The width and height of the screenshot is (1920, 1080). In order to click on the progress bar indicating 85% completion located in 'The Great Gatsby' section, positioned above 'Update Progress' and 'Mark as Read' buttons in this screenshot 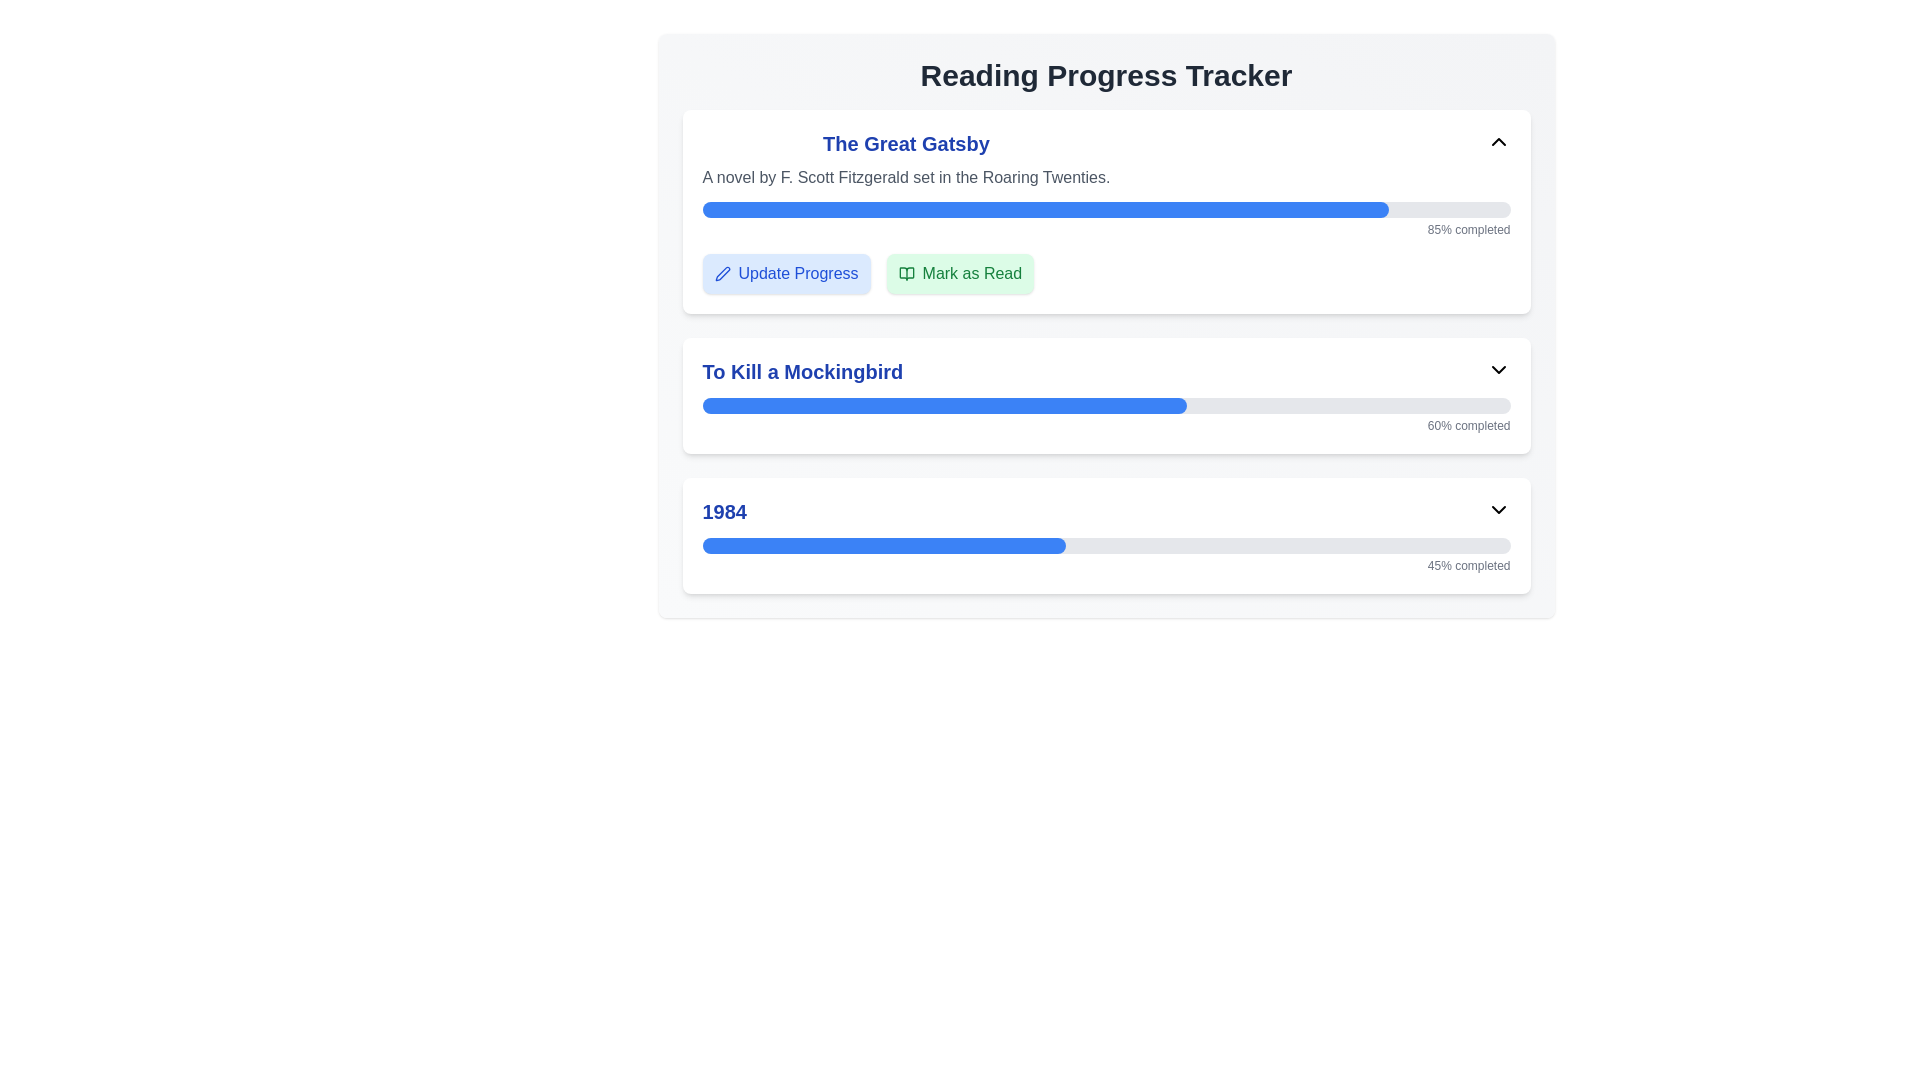, I will do `click(1105, 209)`.